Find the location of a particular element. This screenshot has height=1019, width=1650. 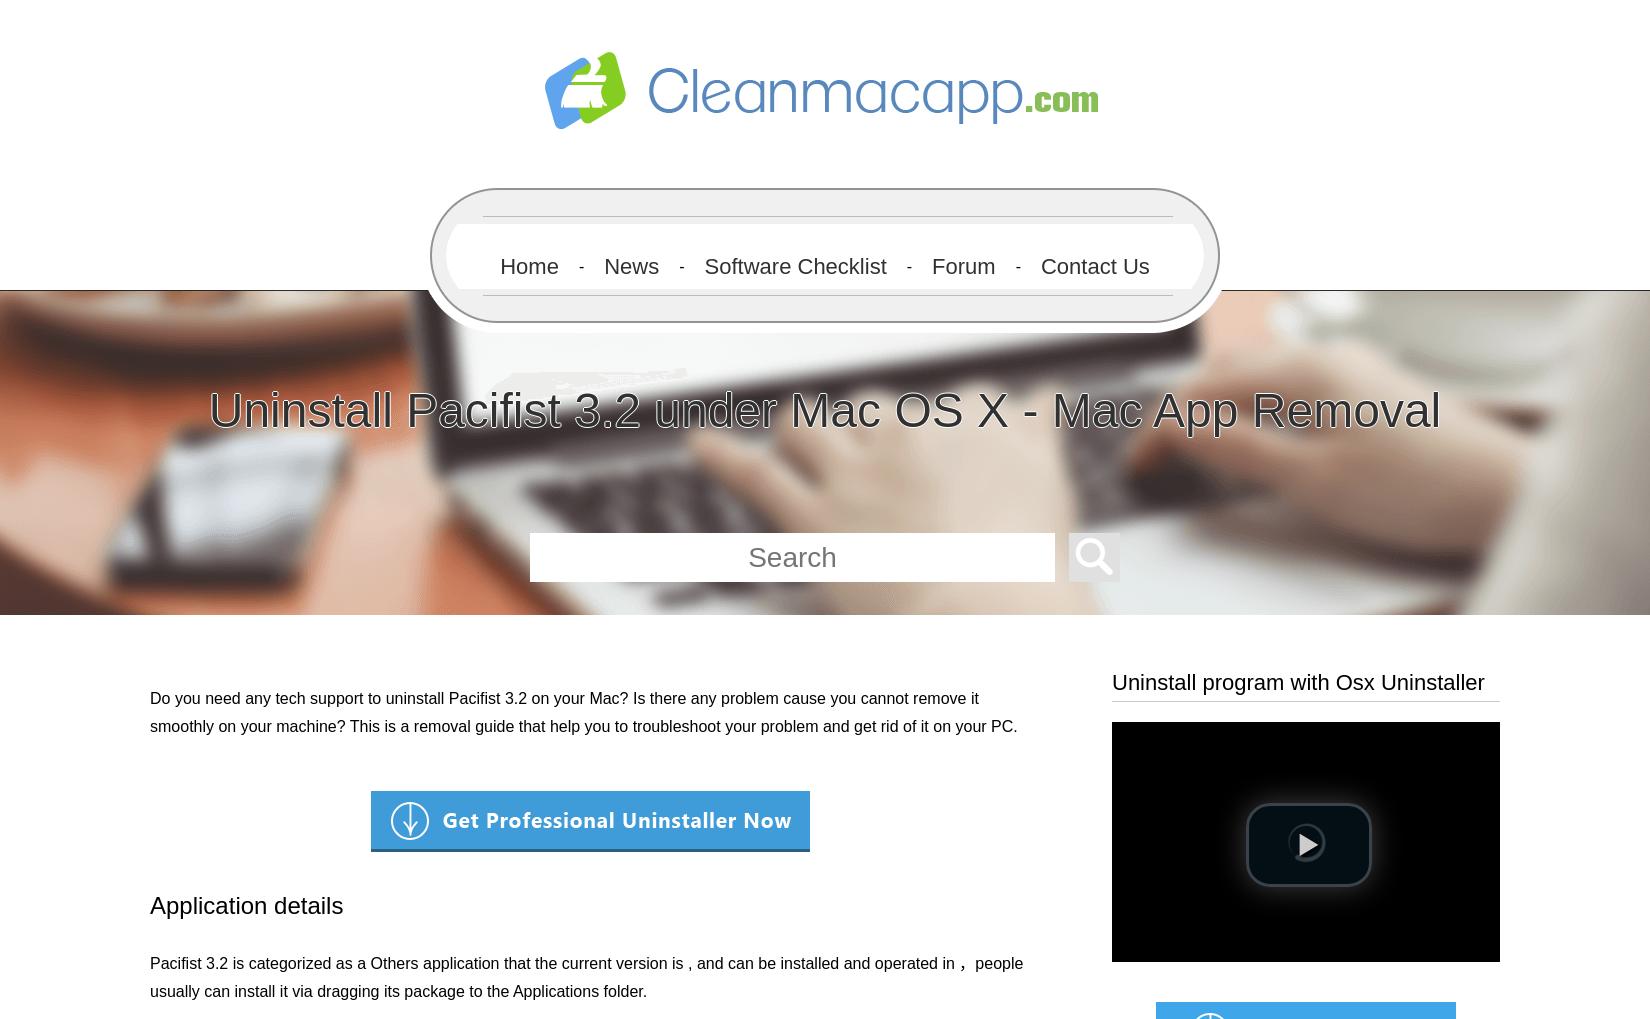

'Uninstall program with Osx Uninstaller' is located at coordinates (1297, 681).